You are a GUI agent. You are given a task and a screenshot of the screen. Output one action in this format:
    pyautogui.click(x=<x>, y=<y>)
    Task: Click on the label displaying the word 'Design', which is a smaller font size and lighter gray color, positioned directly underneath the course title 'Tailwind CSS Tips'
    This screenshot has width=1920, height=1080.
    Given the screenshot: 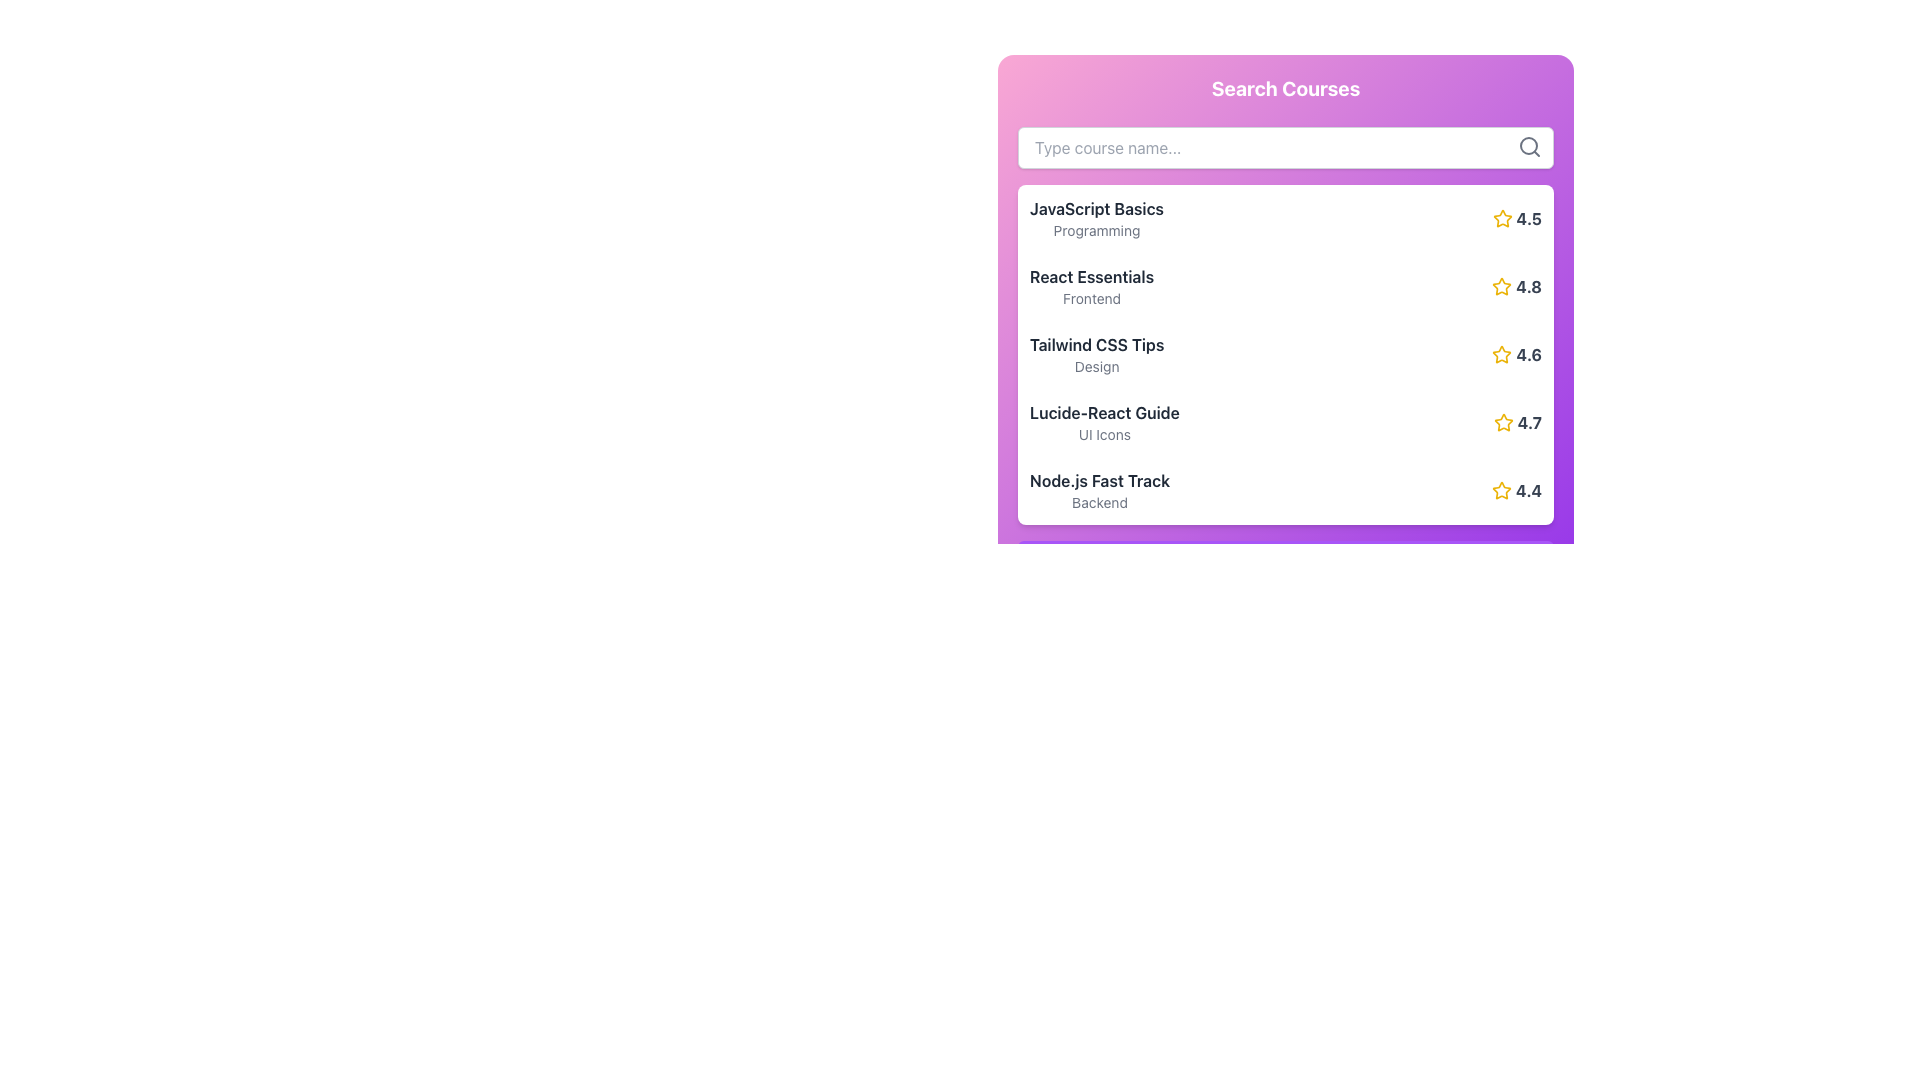 What is the action you would take?
    pyautogui.click(x=1096, y=366)
    